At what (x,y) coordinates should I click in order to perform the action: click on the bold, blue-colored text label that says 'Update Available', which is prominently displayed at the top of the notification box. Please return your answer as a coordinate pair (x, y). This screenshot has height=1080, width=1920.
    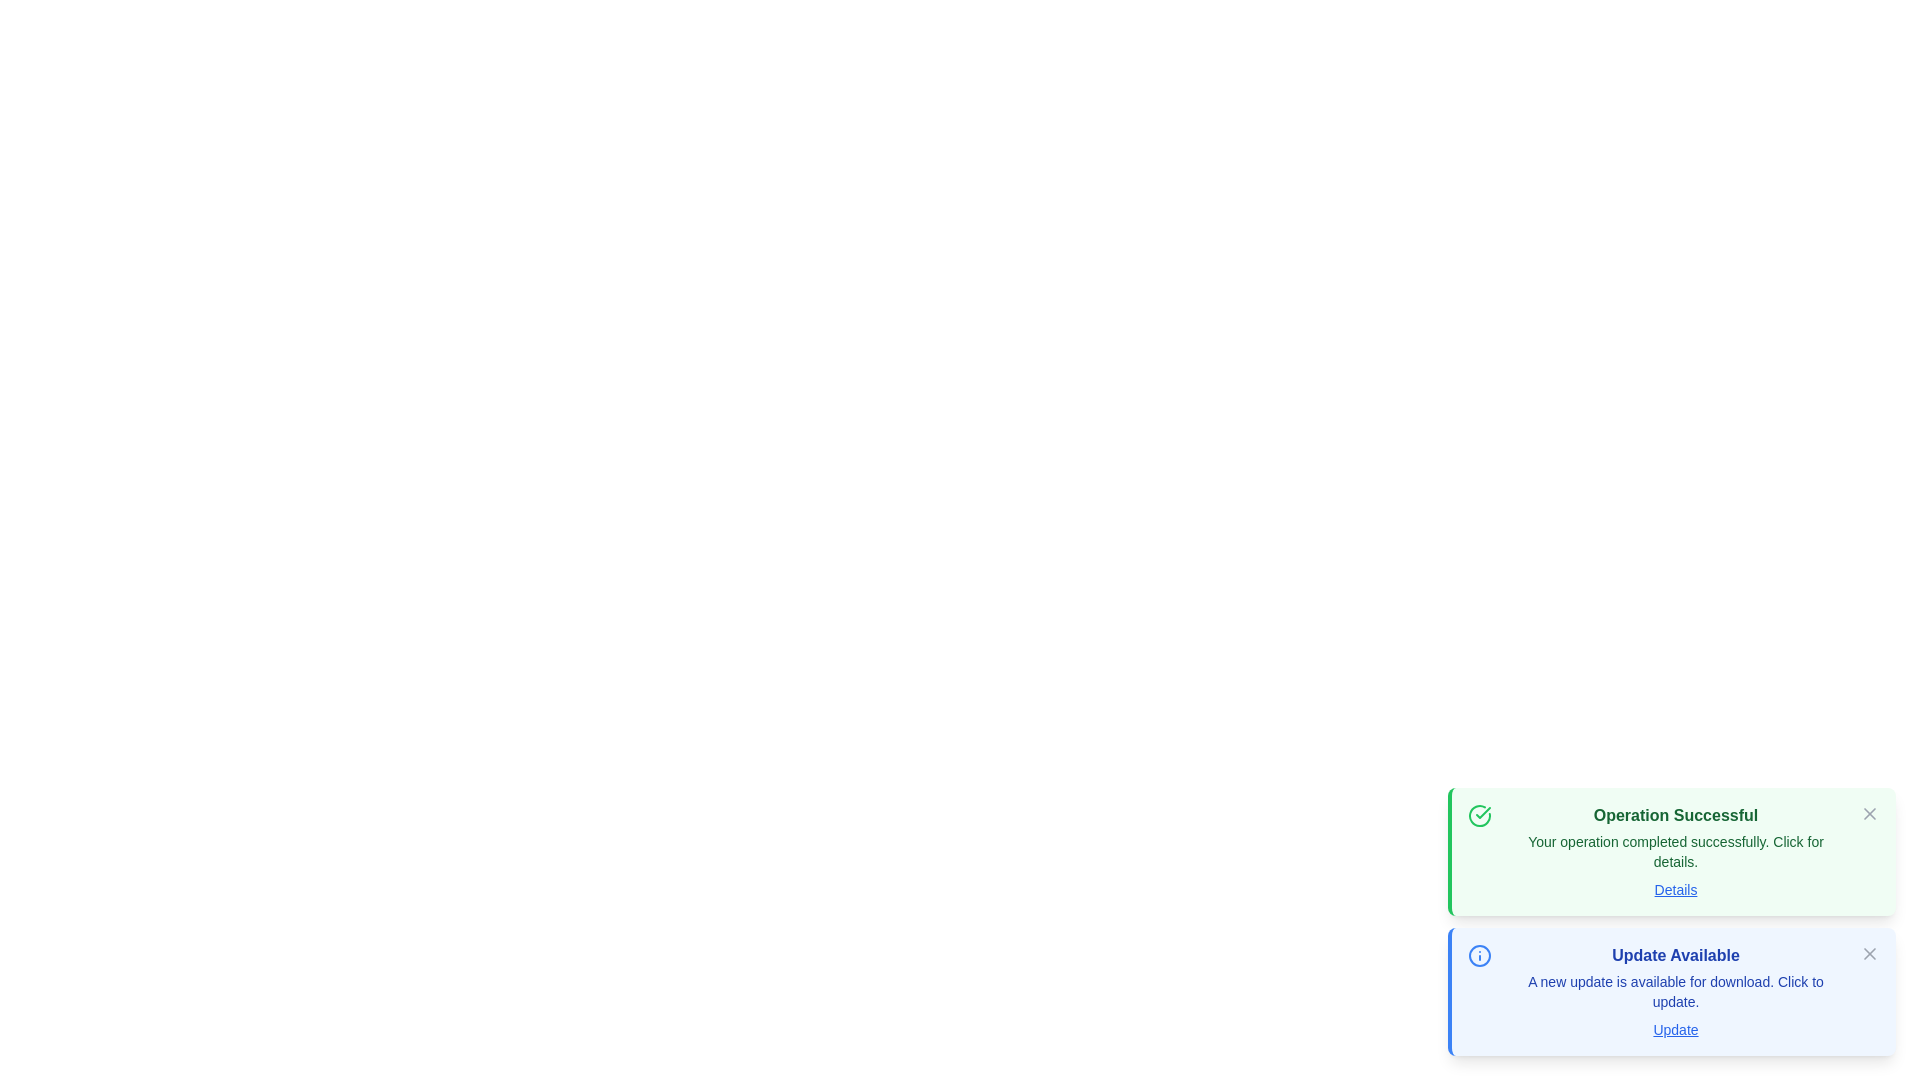
    Looking at the image, I should click on (1675, 955).